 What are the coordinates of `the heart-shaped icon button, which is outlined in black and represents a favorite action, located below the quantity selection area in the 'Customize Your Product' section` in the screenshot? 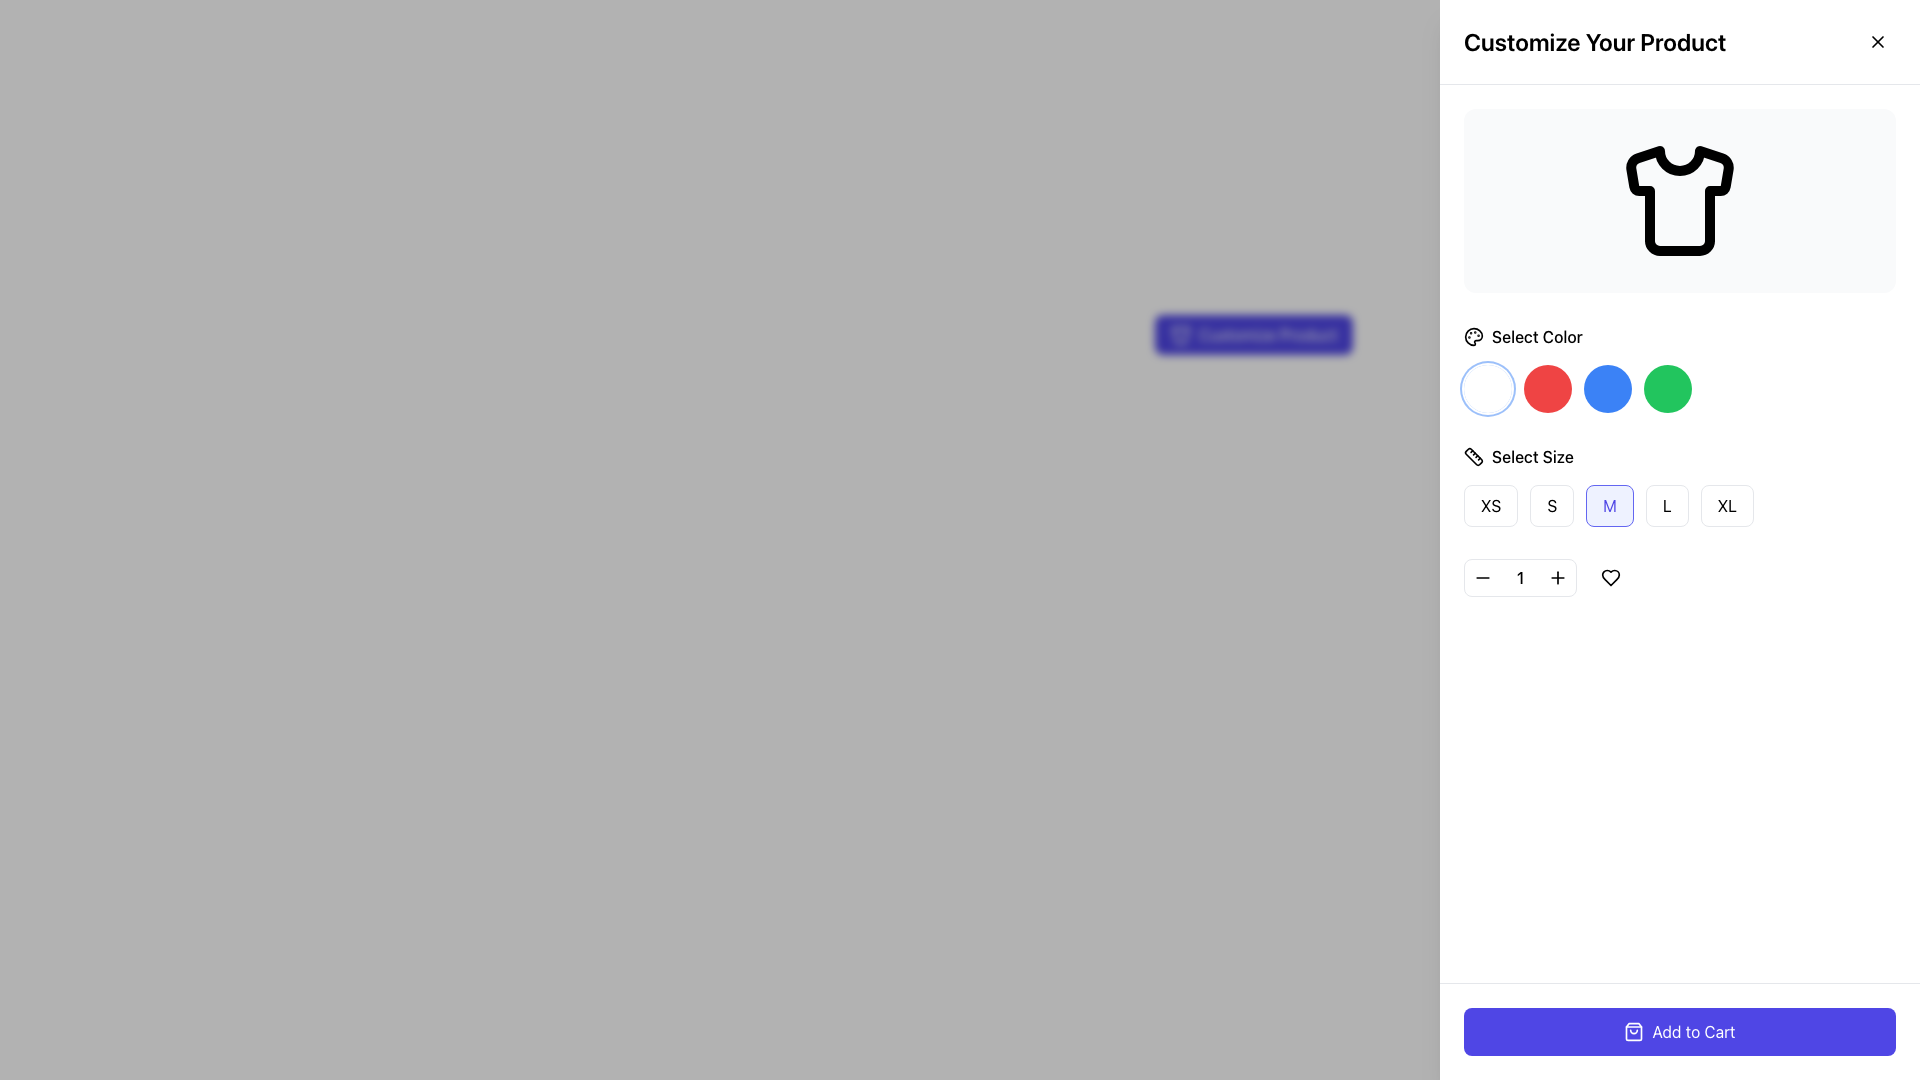 It's located at (1611, 578).